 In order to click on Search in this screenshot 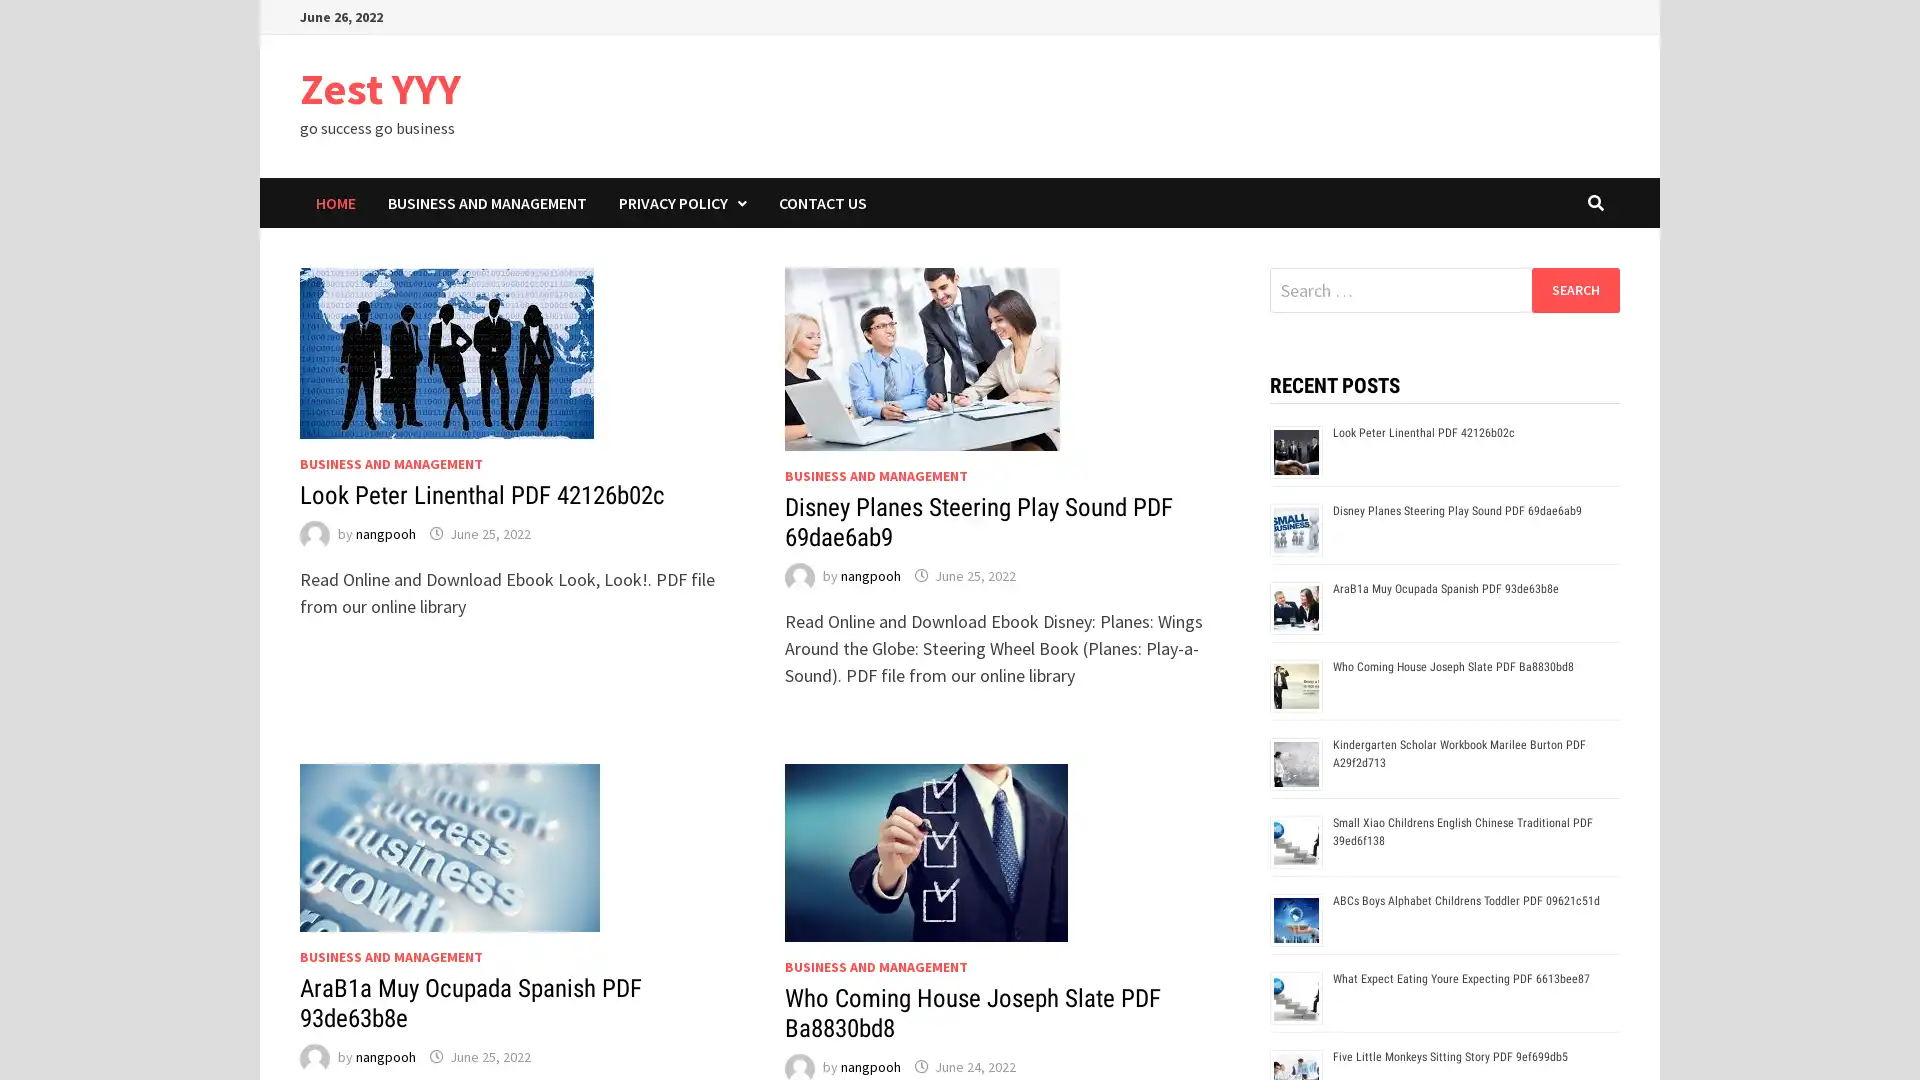, I will do `click(1574, 289)`.